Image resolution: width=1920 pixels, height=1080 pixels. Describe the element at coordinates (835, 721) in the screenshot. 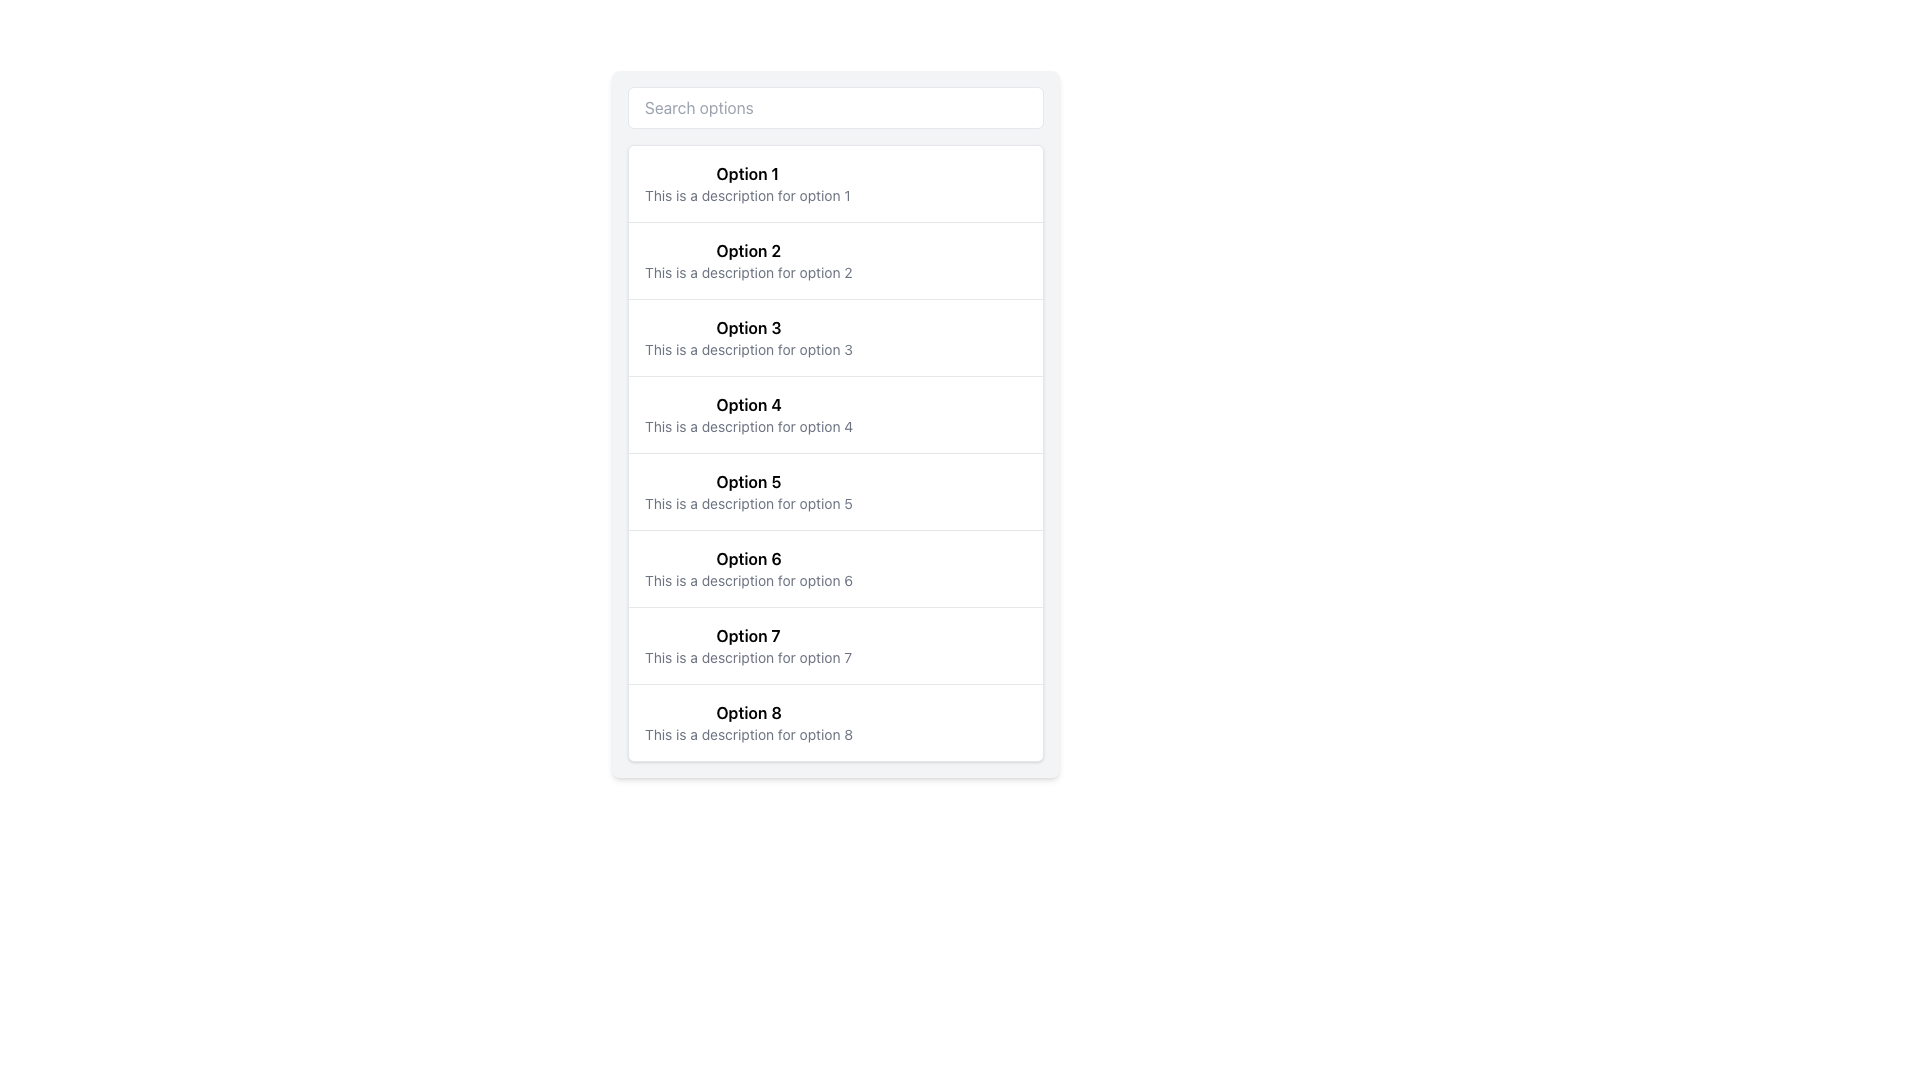

I see `the list item labeled 'Option 8'` at that location.